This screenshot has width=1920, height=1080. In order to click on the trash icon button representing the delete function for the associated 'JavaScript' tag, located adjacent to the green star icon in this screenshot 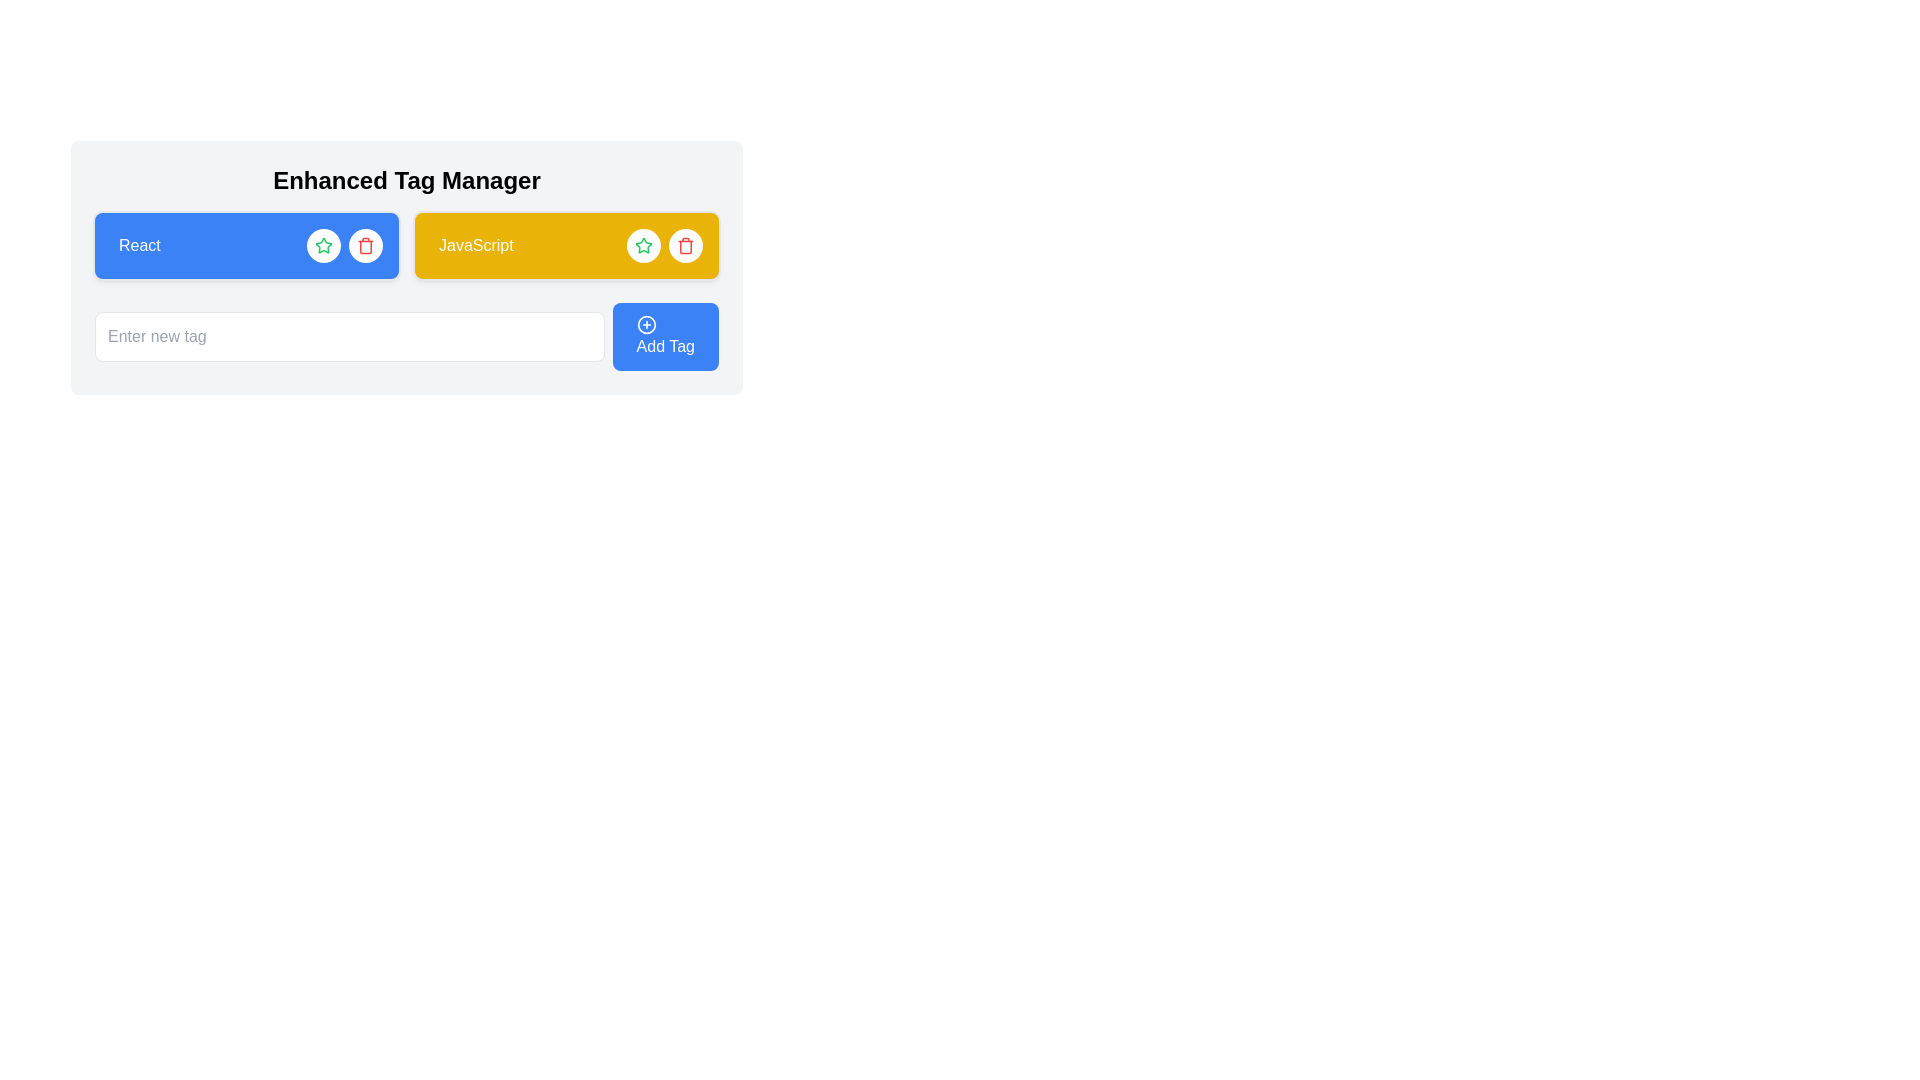, I will do `click(686, 245)`.